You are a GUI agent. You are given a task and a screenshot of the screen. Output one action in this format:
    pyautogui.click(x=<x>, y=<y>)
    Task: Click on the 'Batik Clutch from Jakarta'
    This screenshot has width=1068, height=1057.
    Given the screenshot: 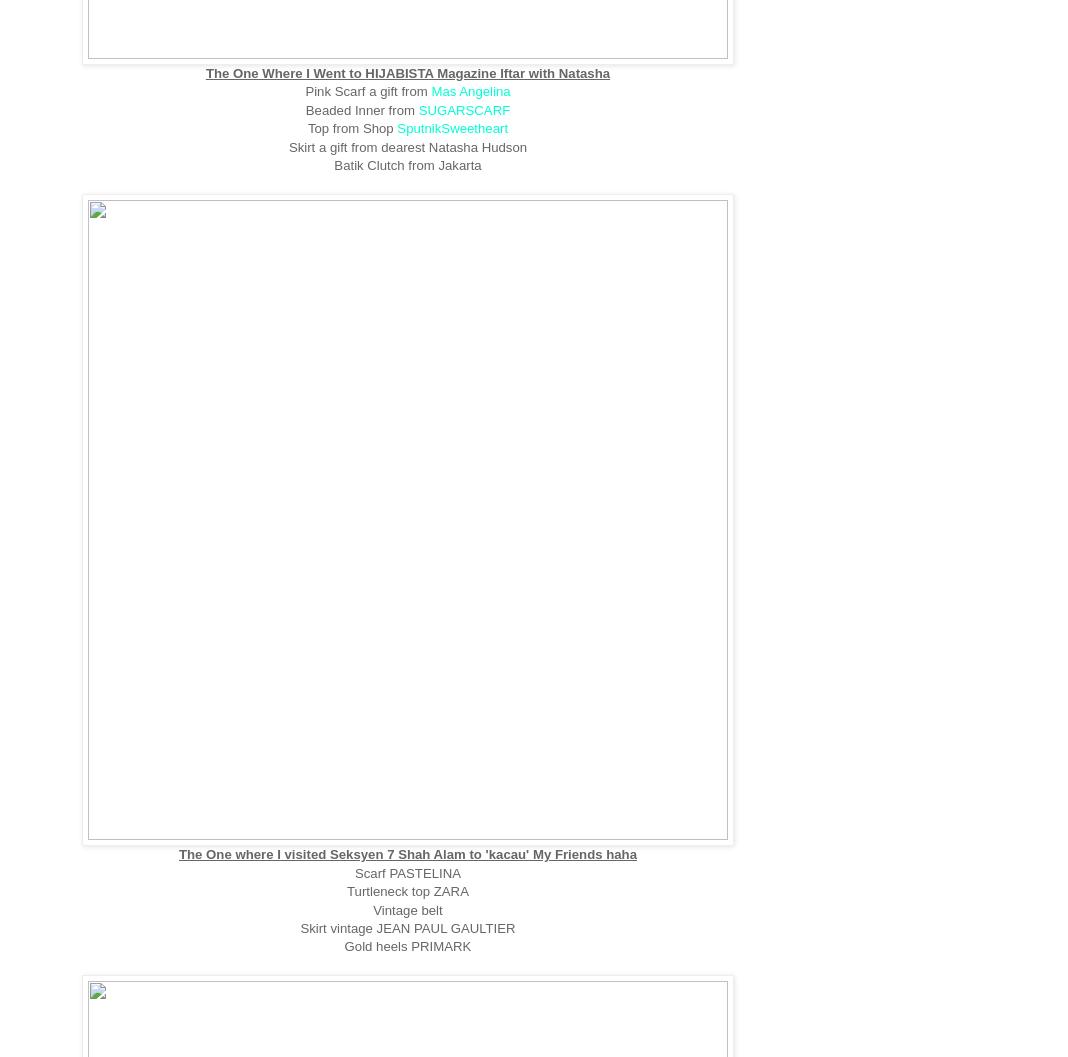 What is the action you would take?
    pyautogui.click(x=407, y=165)
    